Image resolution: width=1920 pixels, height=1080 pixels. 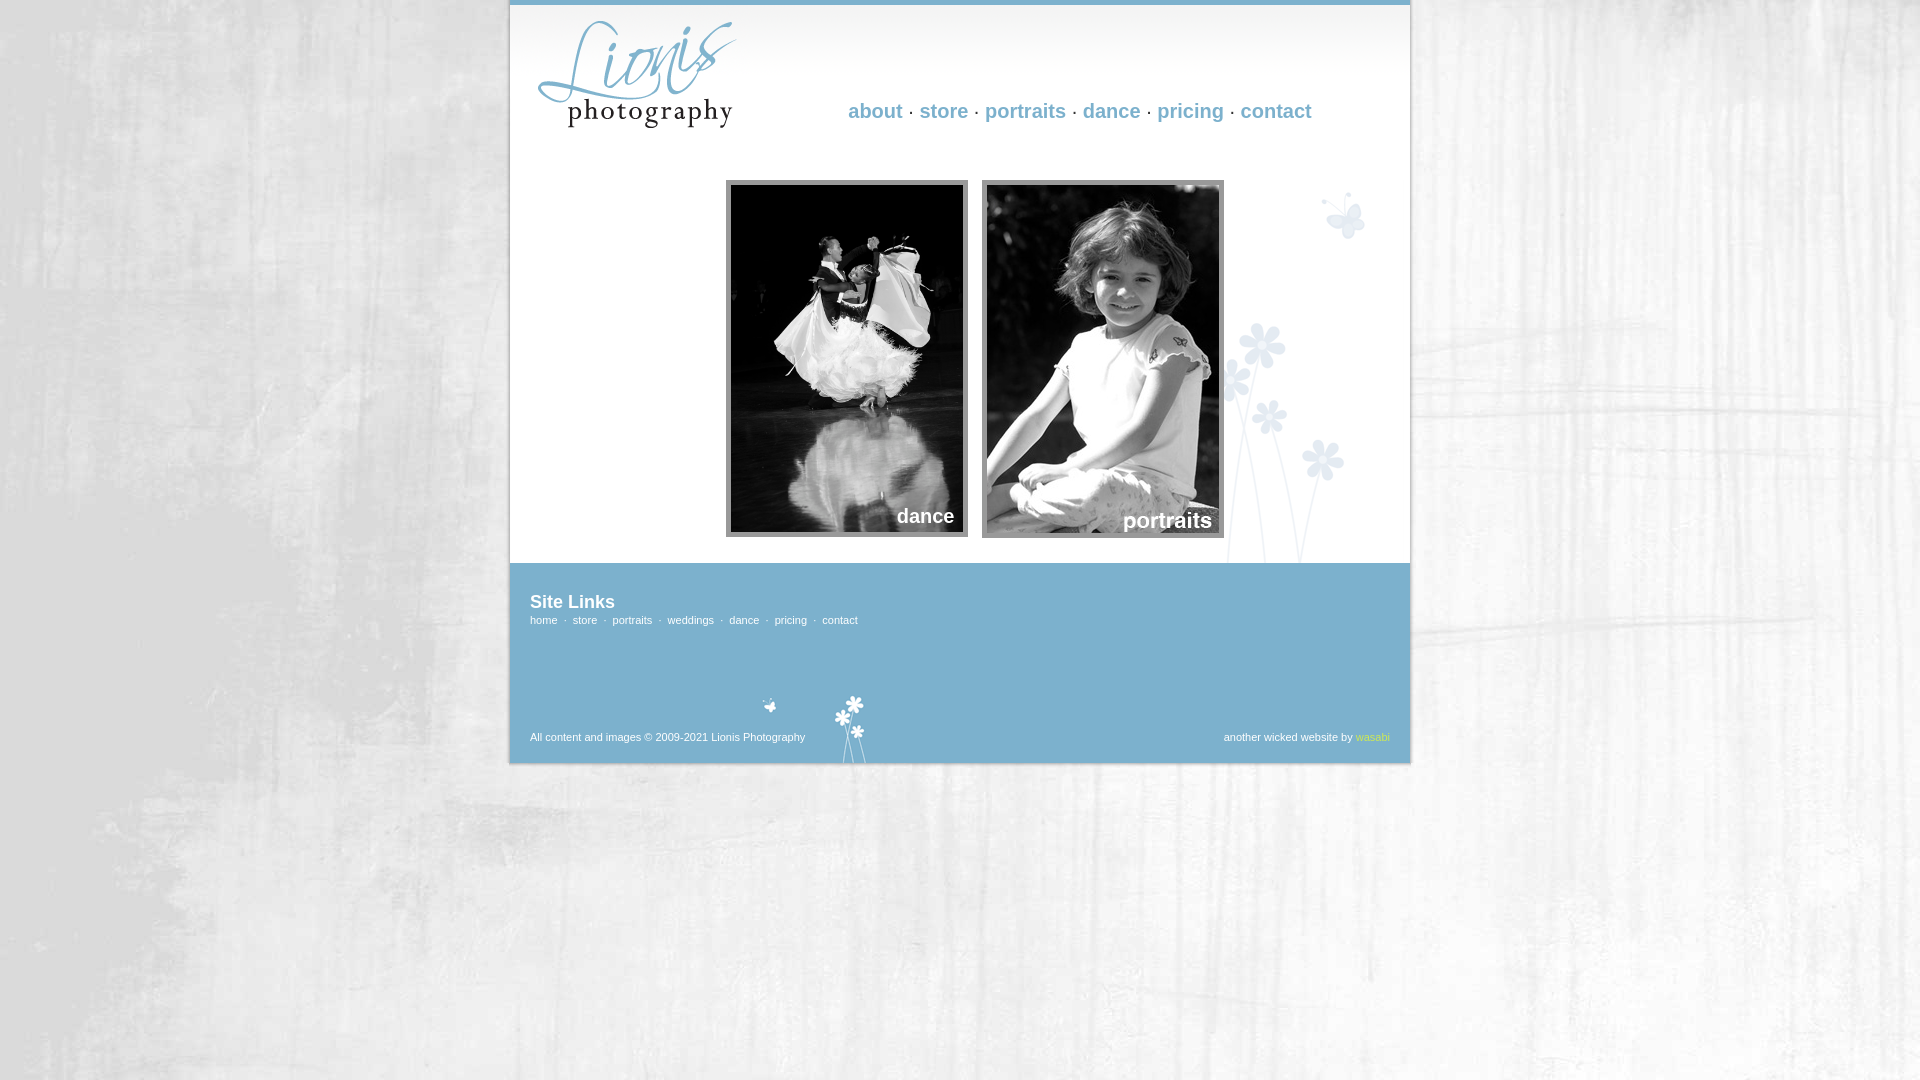 What do you see at coordinates (1190, 111) in the screenshot?
I see `'pricing'` at bounding box center [1190, 111].